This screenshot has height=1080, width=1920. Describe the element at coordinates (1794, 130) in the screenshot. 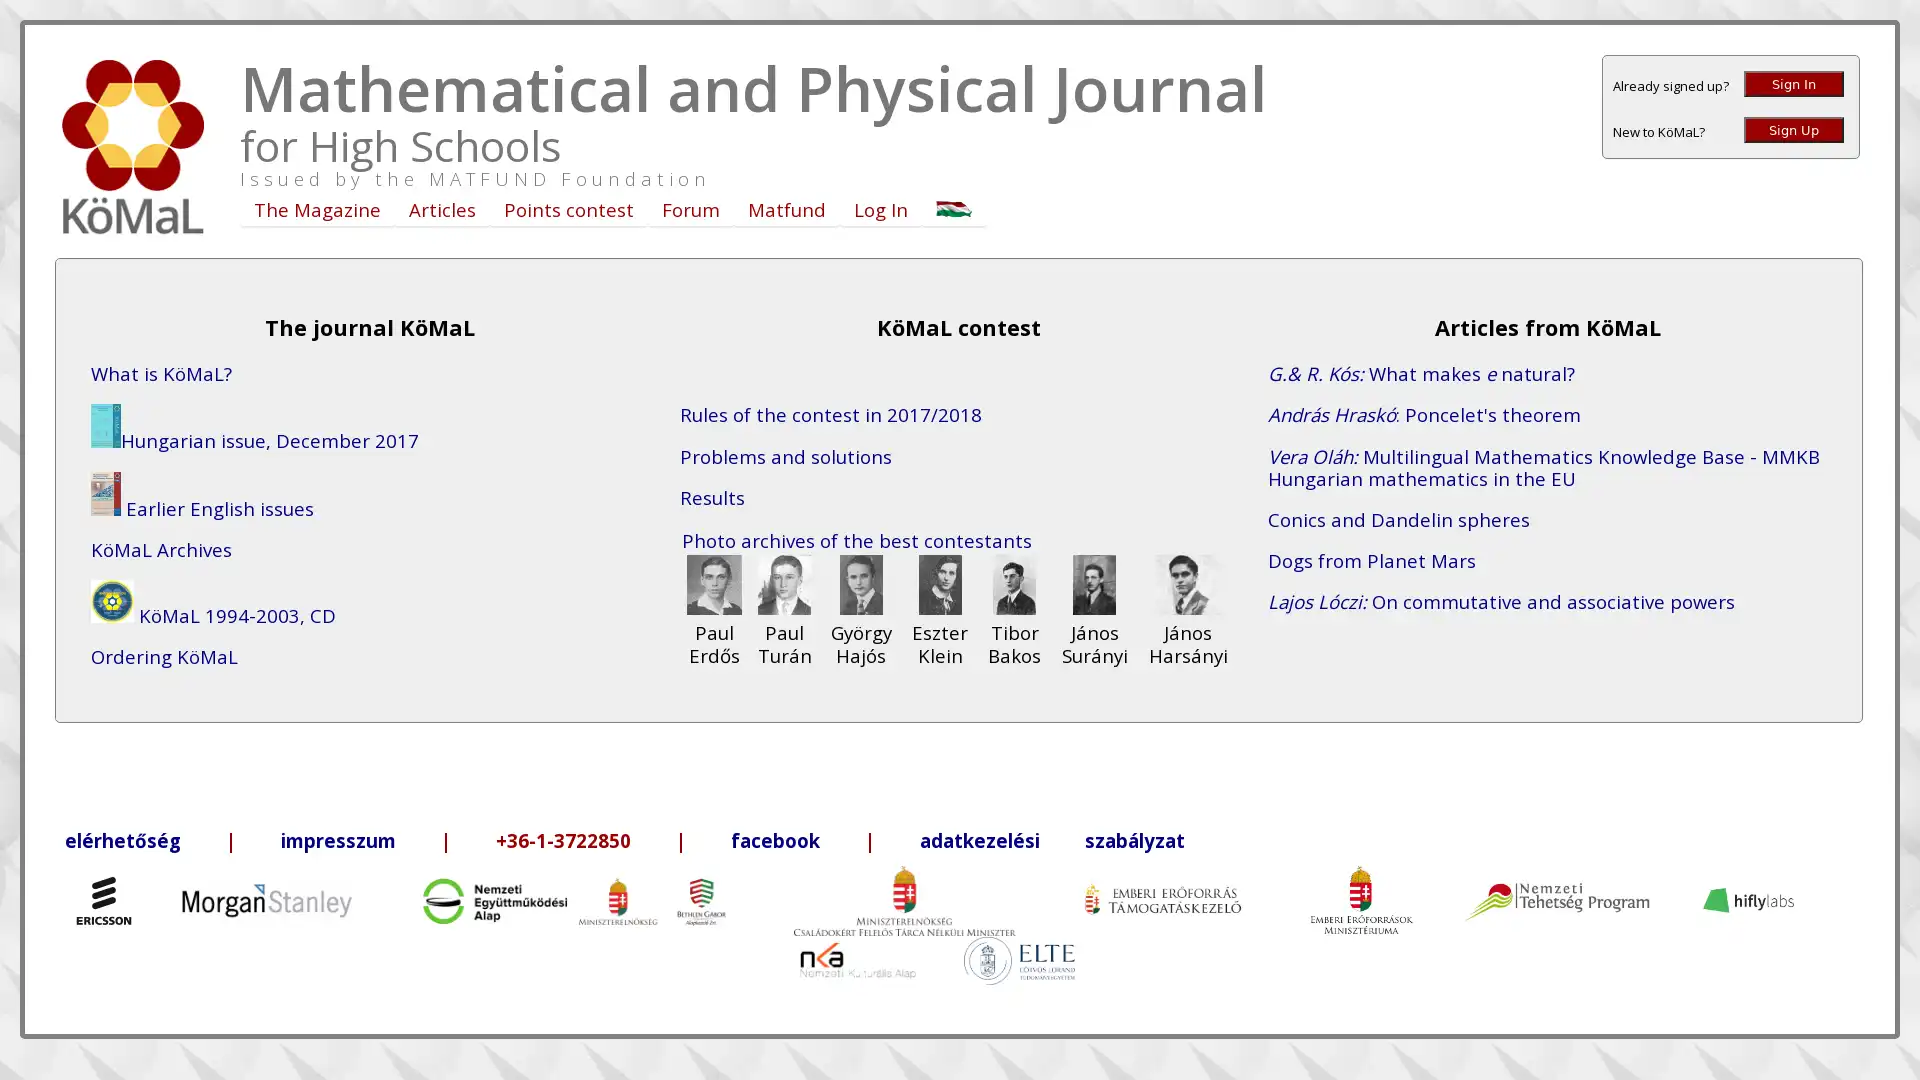

I see `Sign Up` at that location.